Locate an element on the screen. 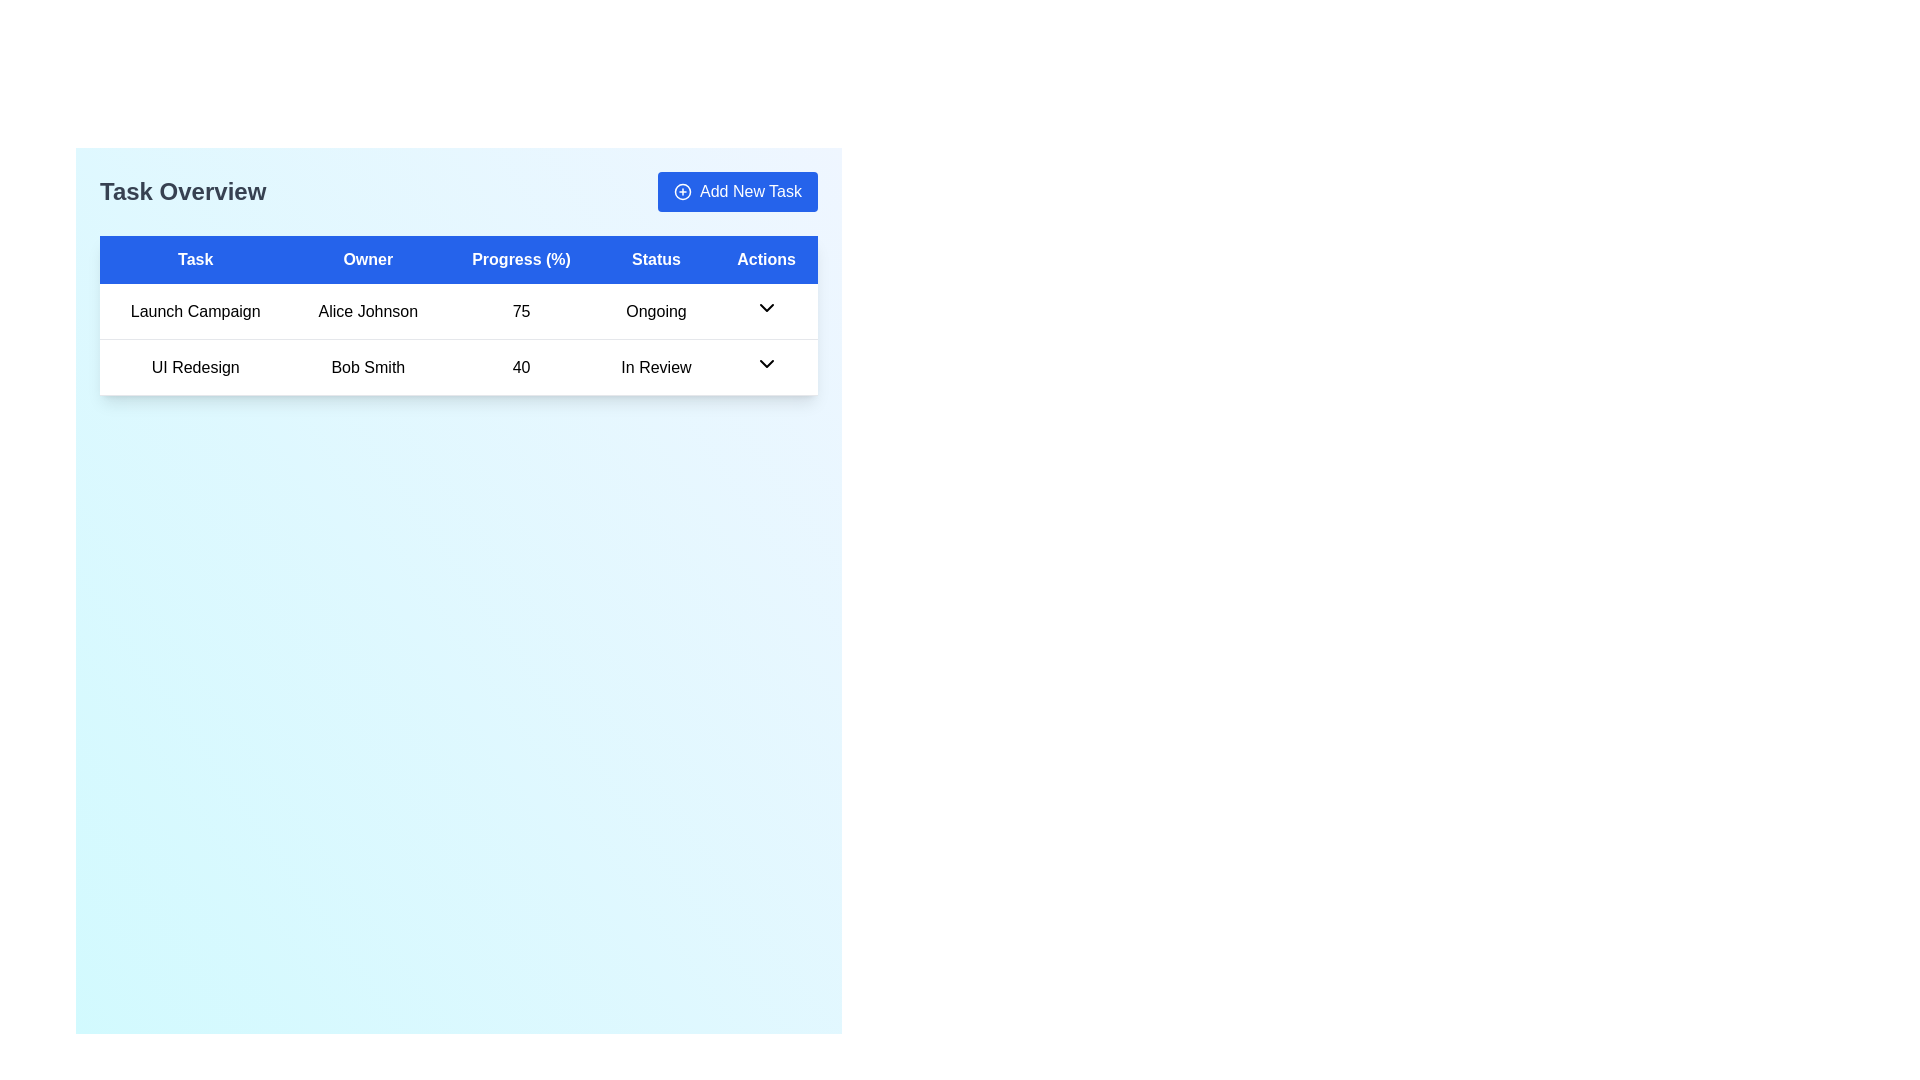  the non-interactive text label indicating 'Owner' in the second column header of the data table is located at coordinates (368, 258).